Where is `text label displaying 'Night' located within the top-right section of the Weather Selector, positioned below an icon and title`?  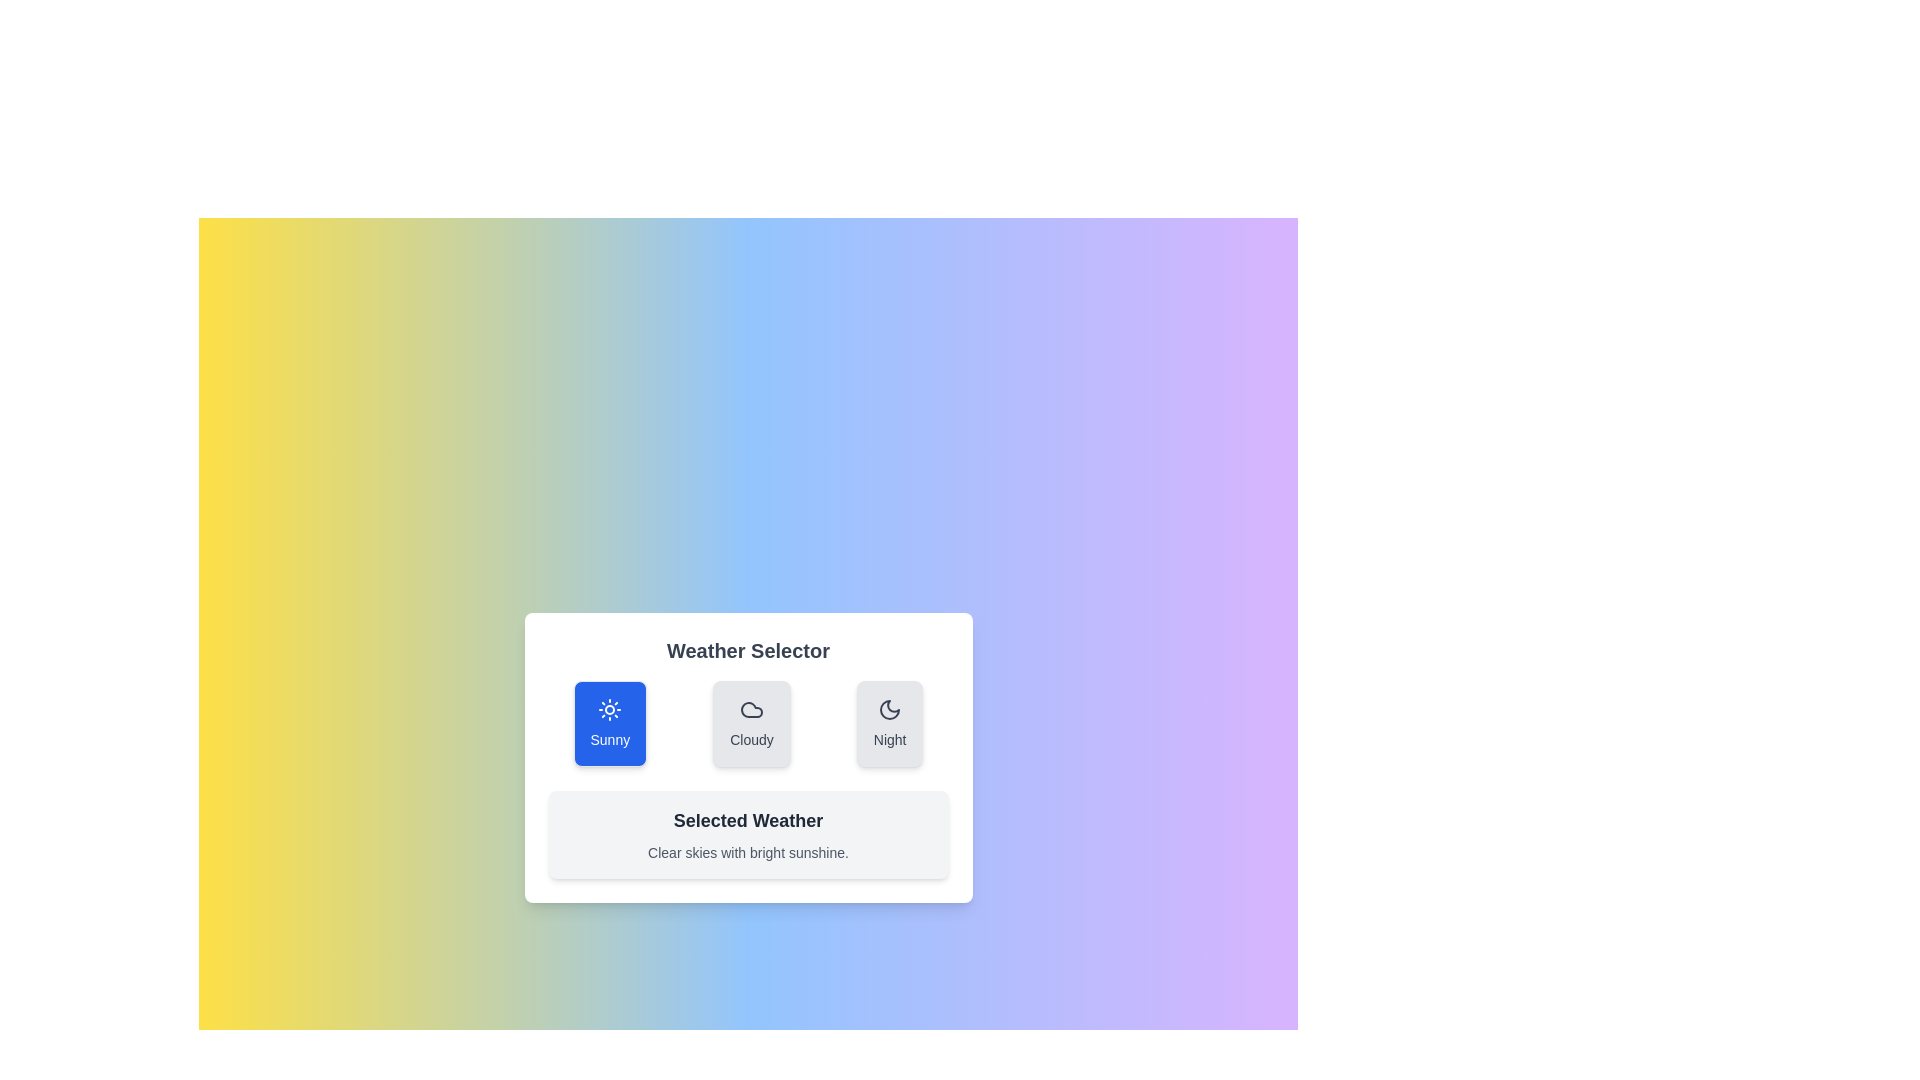 text label displaying 'Night' located within the top-right section of the Weather Selector, positioned below an icon and title is located at coordinates (889, 740).